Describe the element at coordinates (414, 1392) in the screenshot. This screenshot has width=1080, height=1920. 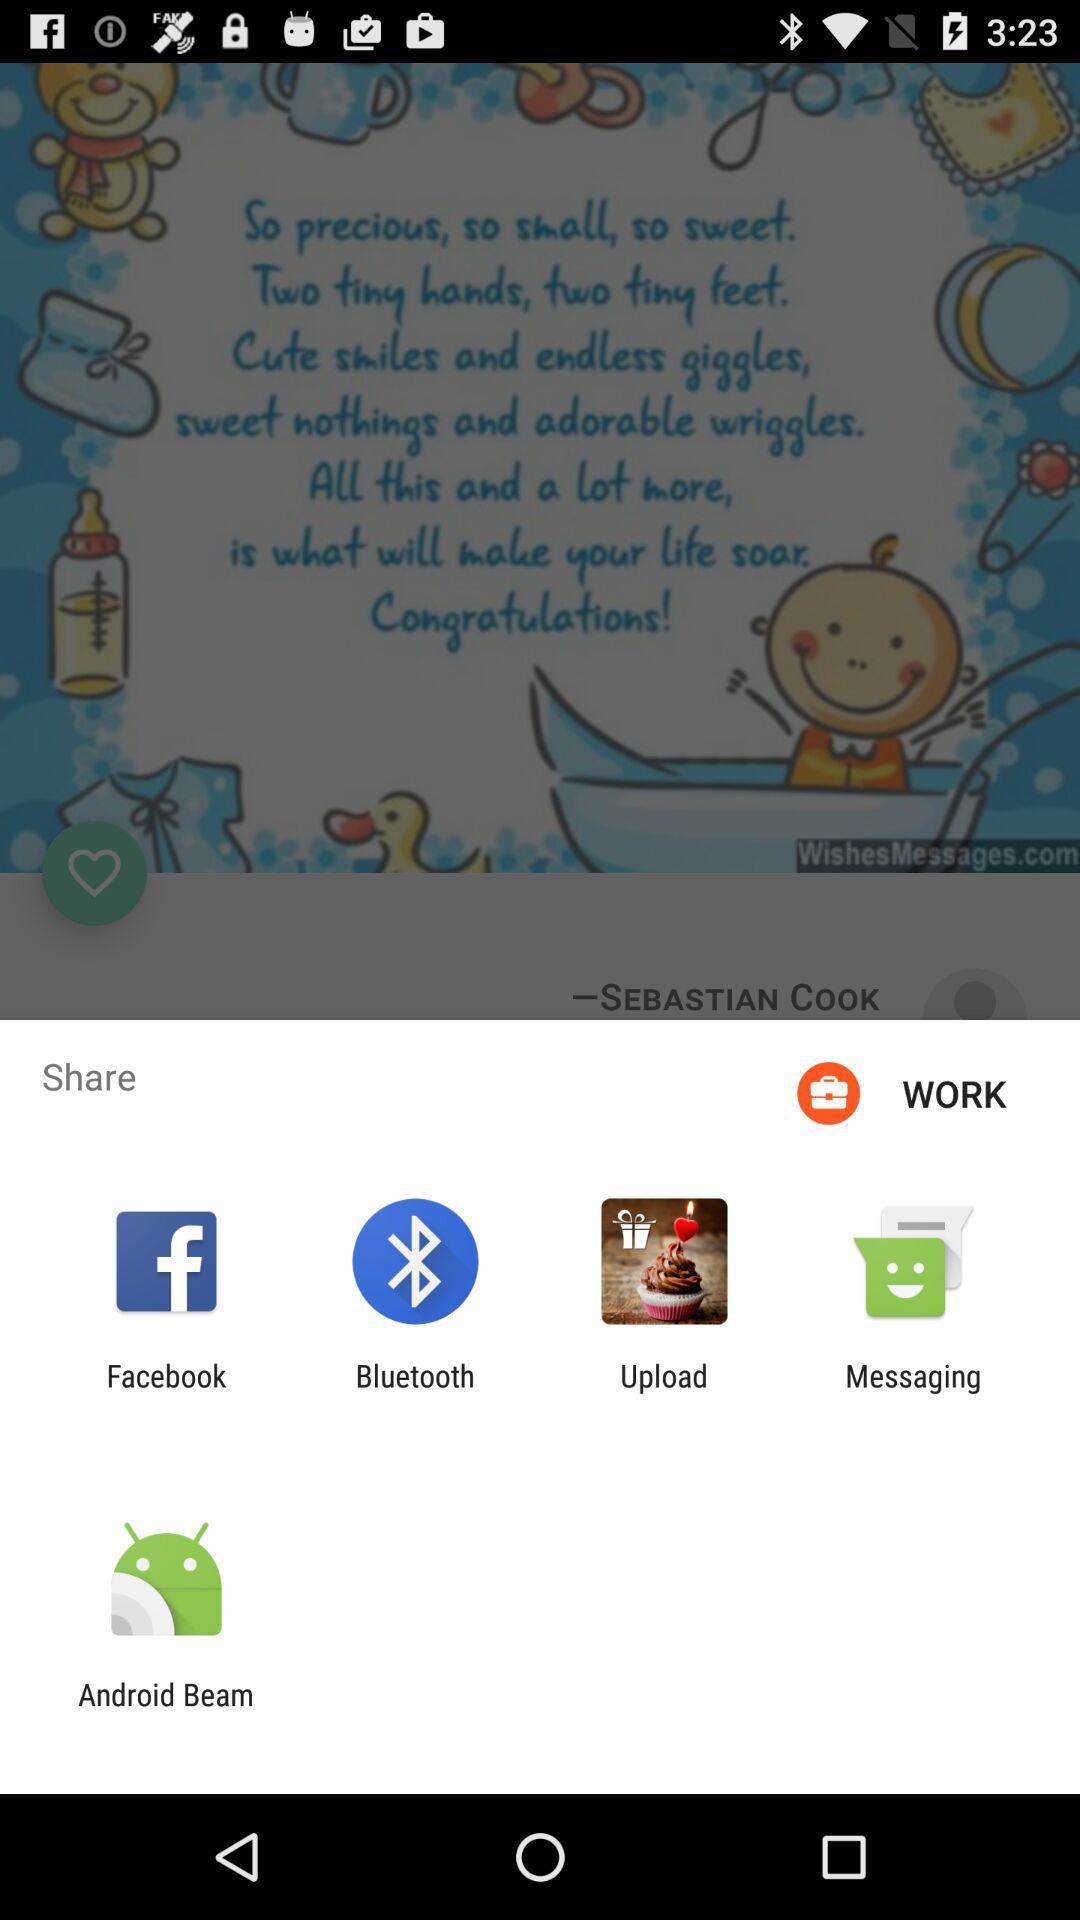
I see `app to the left of the upload icon` at that location.